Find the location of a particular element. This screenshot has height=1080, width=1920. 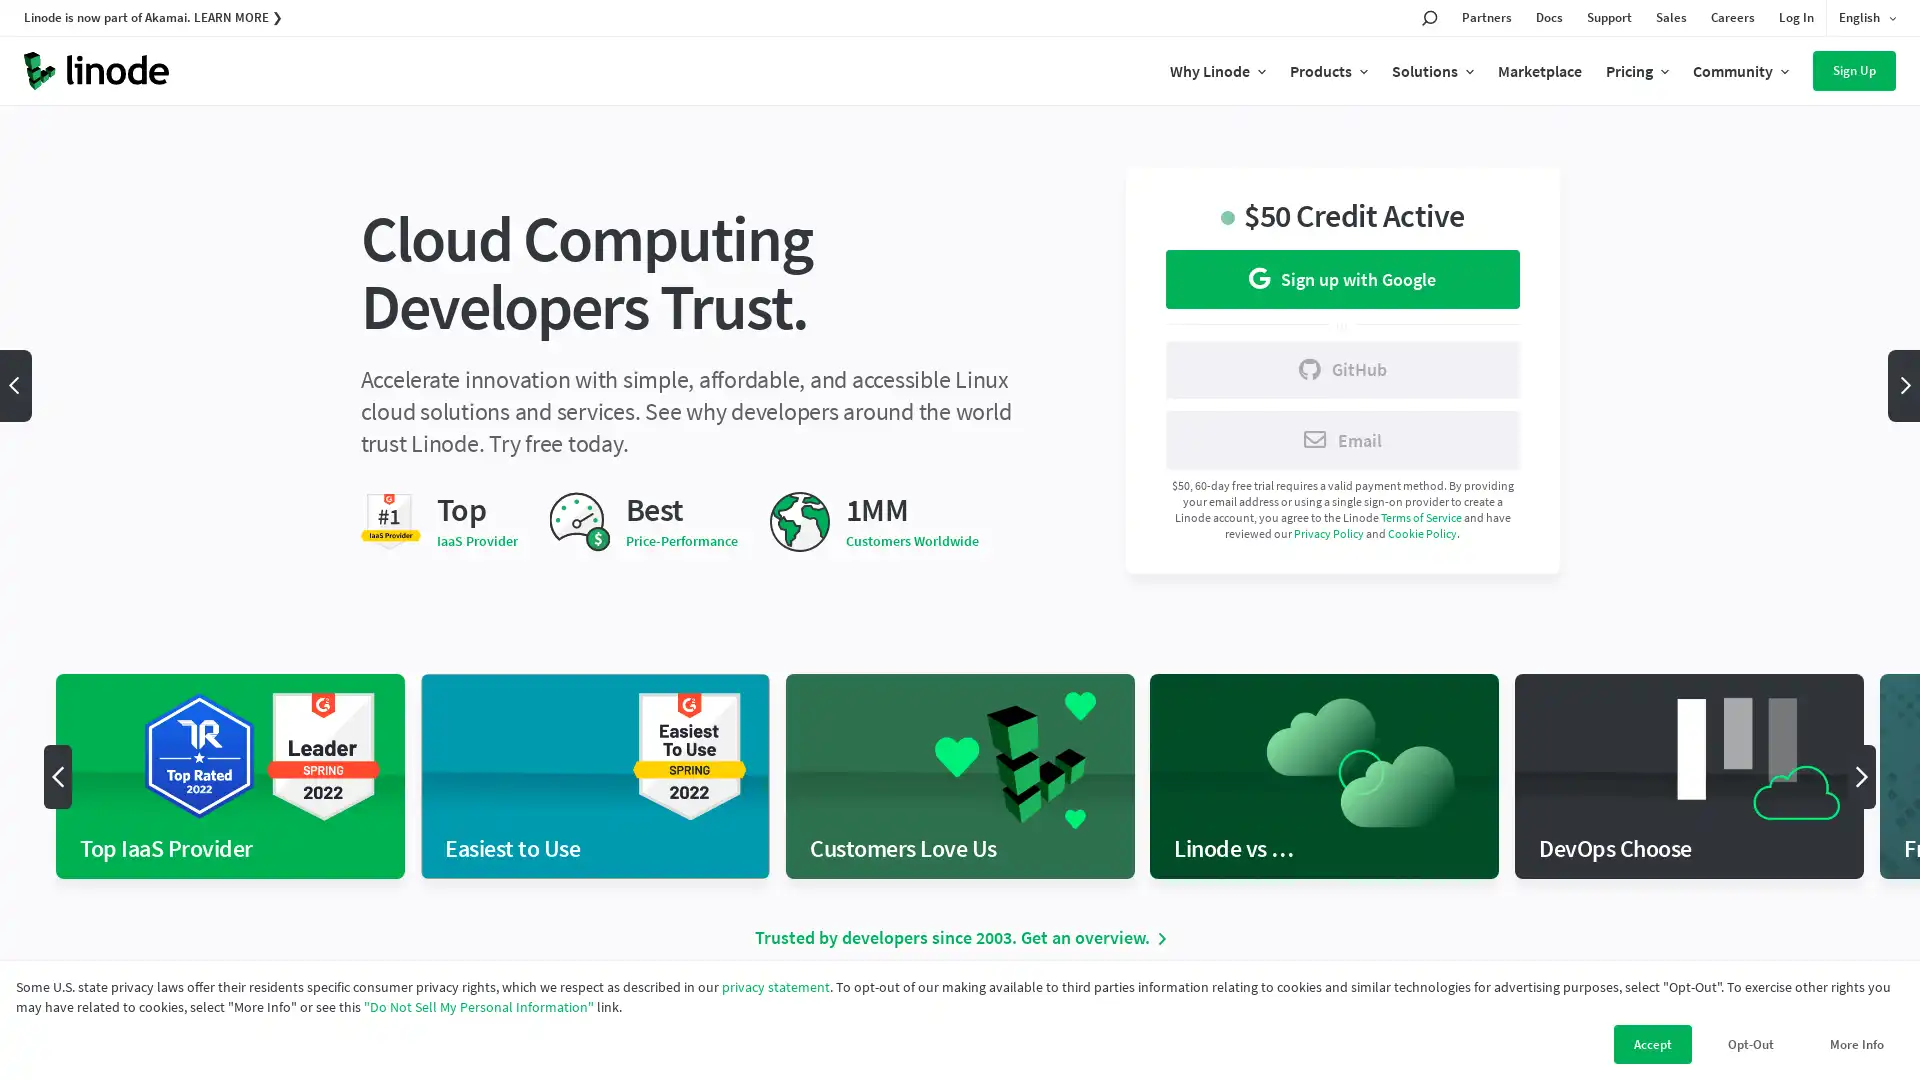

Accept is located at coordinates (1652, 1043).